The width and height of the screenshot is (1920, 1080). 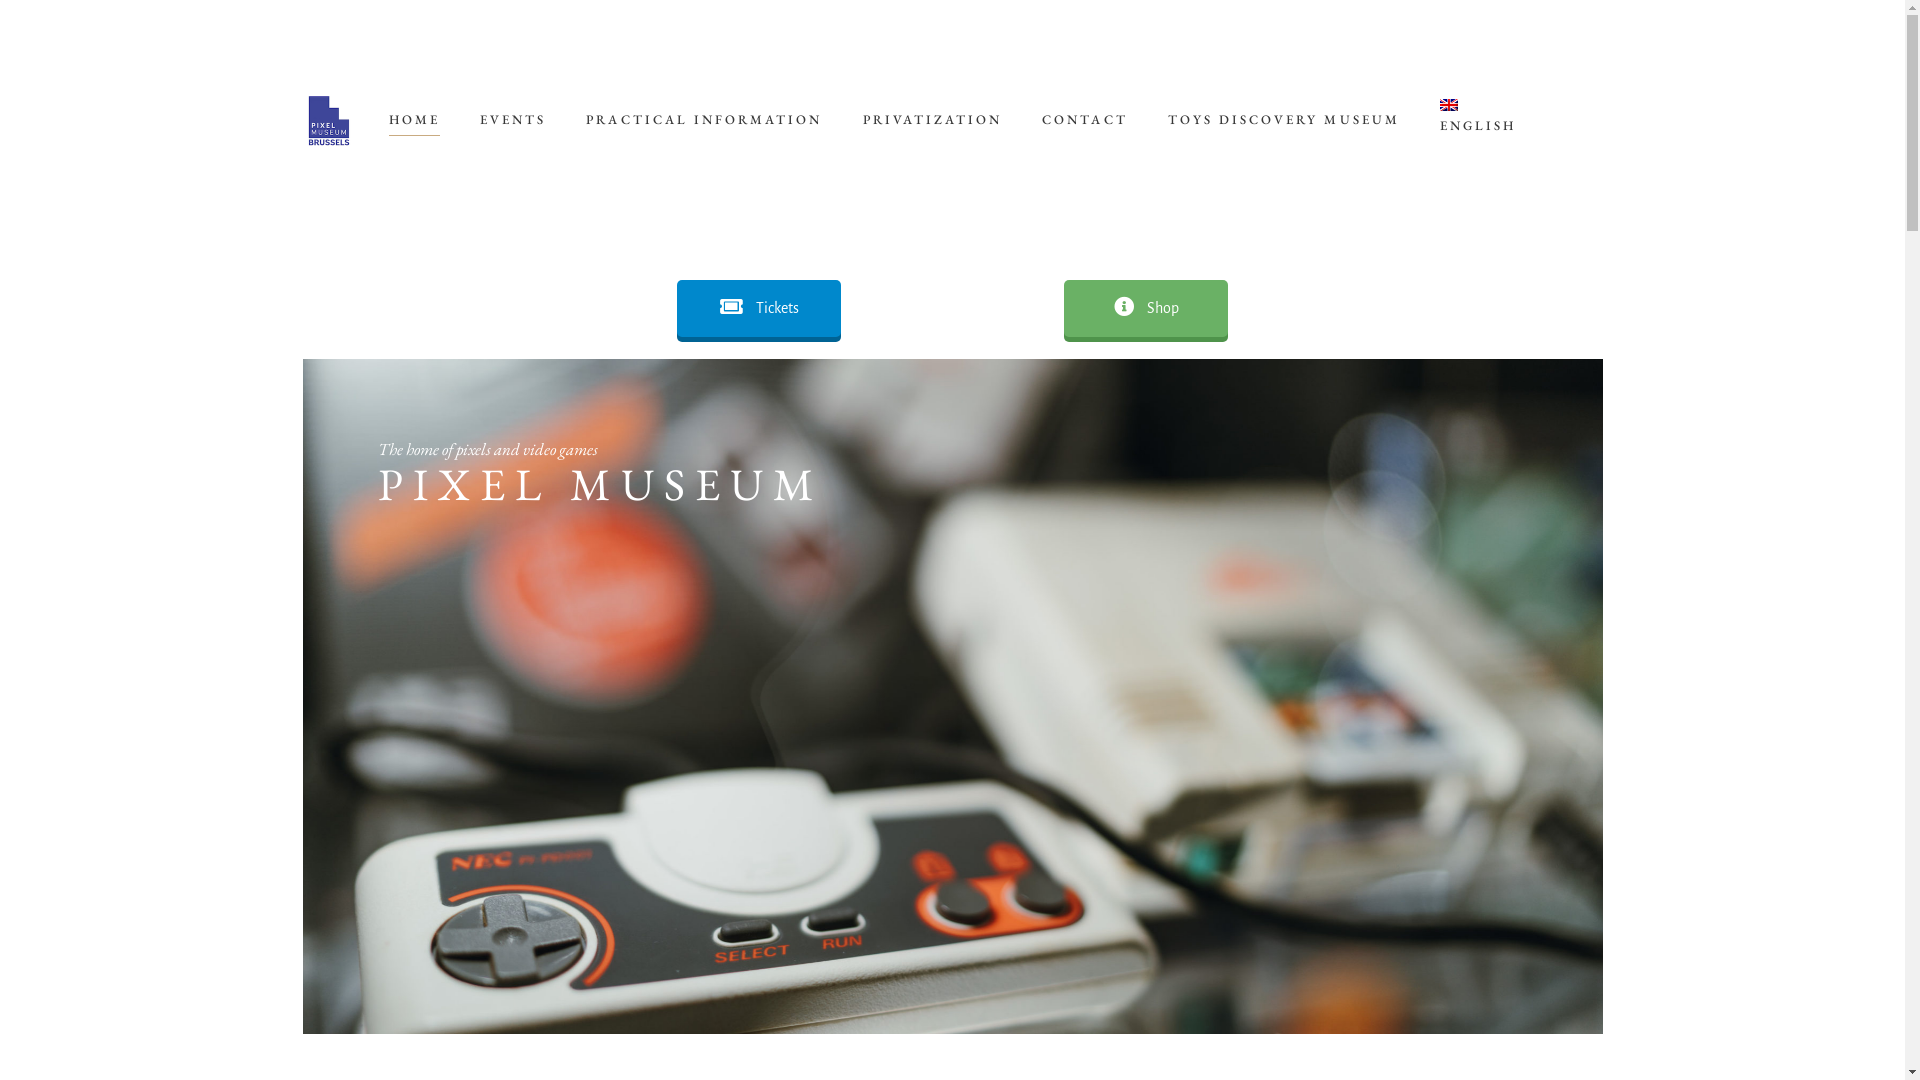 I want to click on 'Shop', so click(x=1063, y=308).